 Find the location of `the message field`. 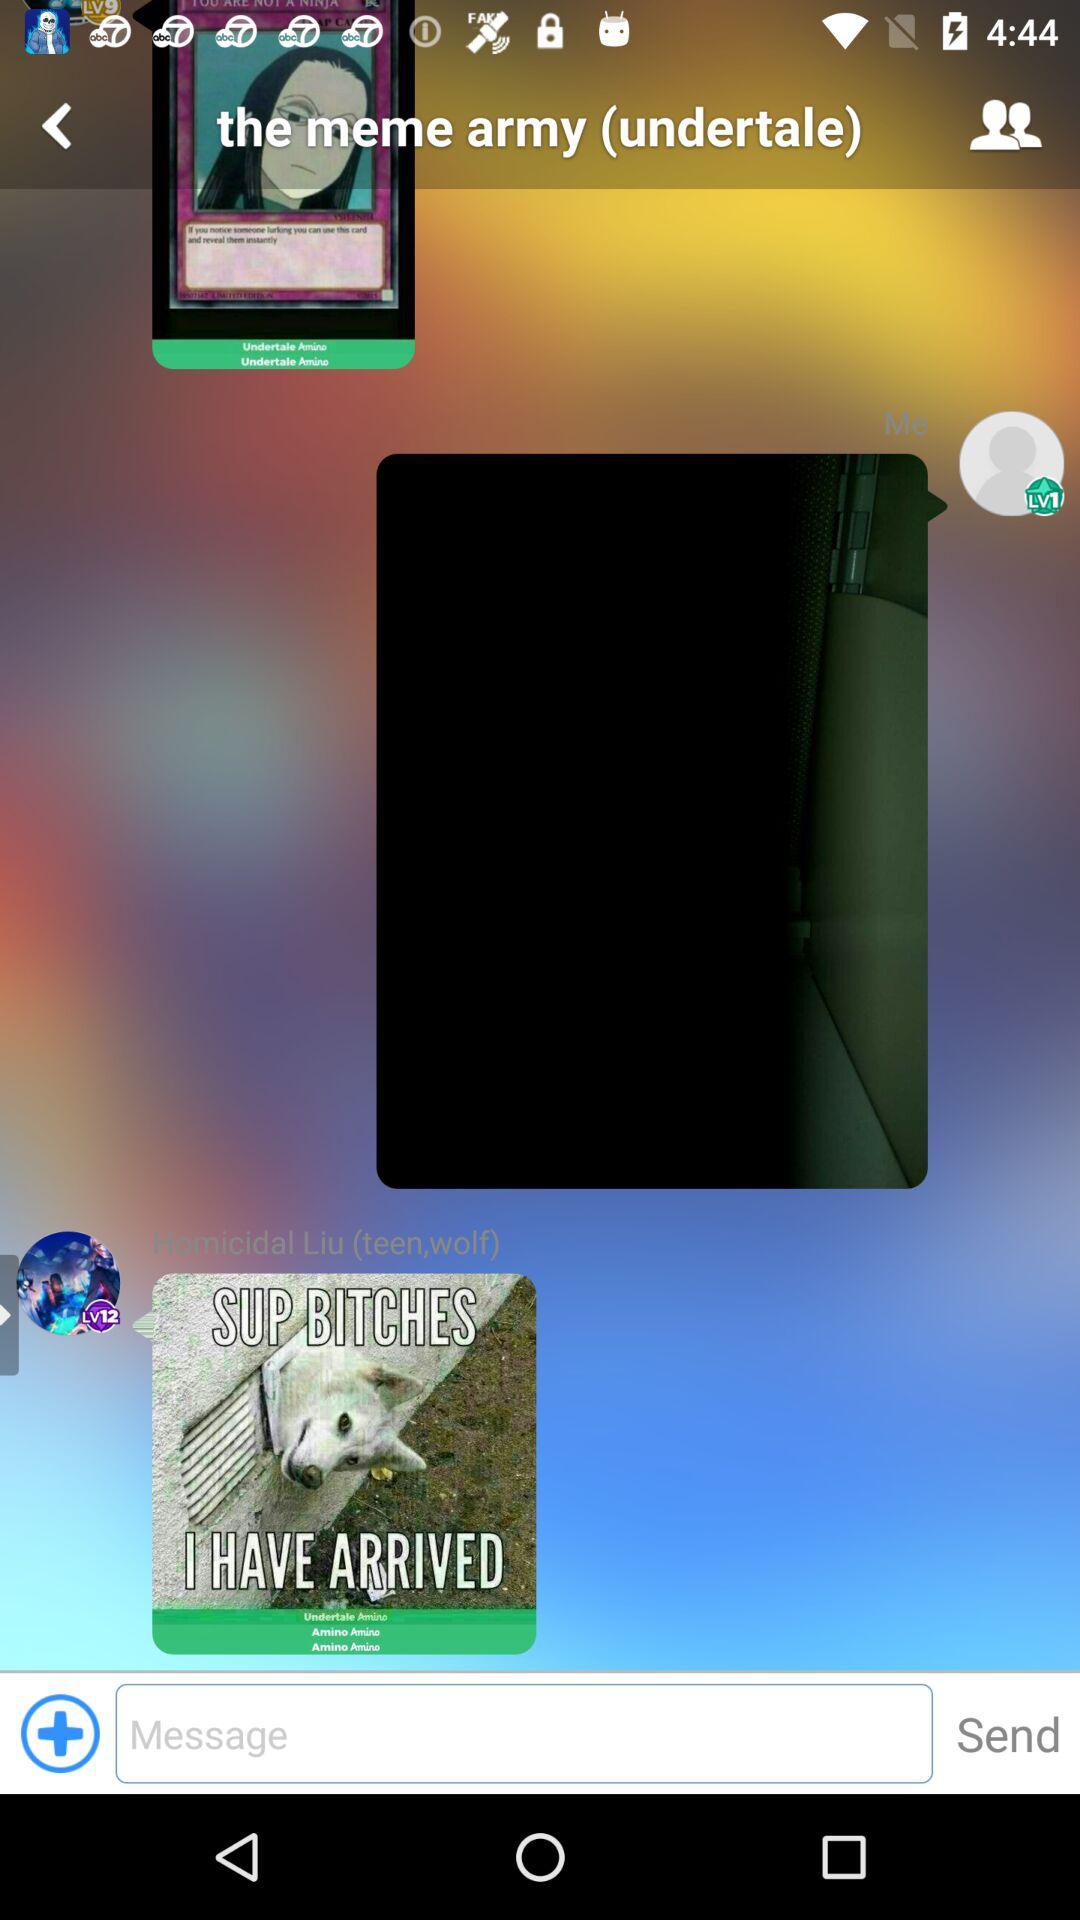

the message field is located at coordinates (523, 1732).